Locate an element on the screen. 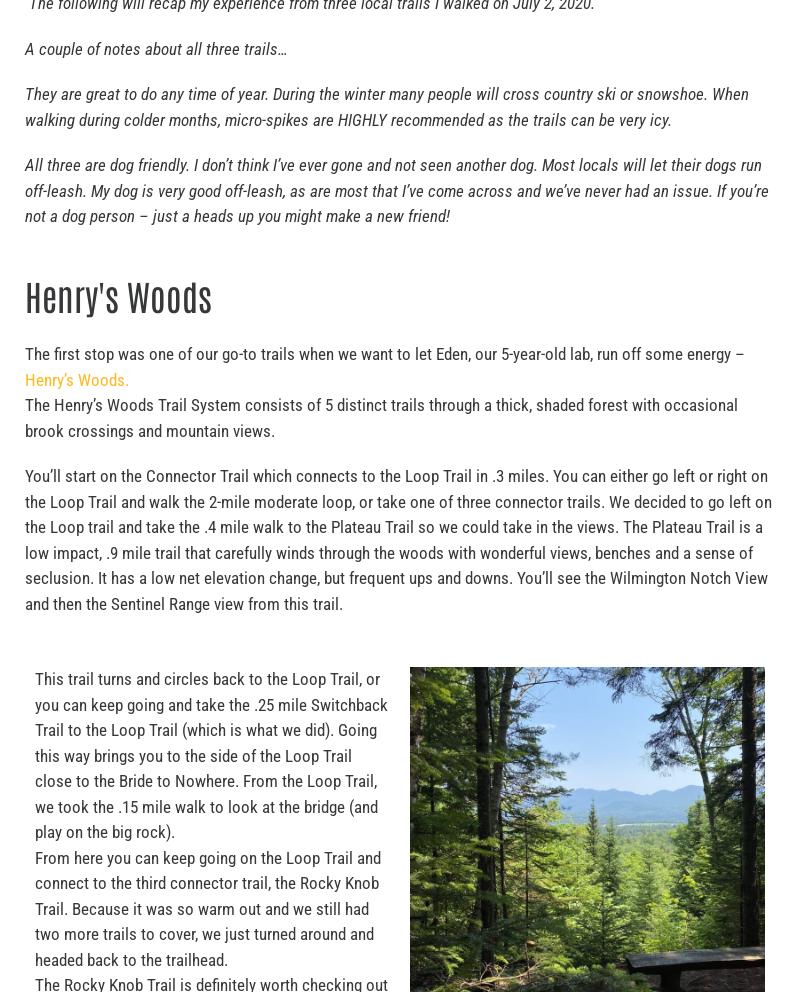 This screenshot has width=800, height=992. 'From here you can keep going on the Loop Trail and connect to the third connector trail, the Rocky Knob Trail. Because it was so warm out and we still had two more trails to cover, we just turned around and headed back to the trailhead.' is located at coordinates (208, 907).